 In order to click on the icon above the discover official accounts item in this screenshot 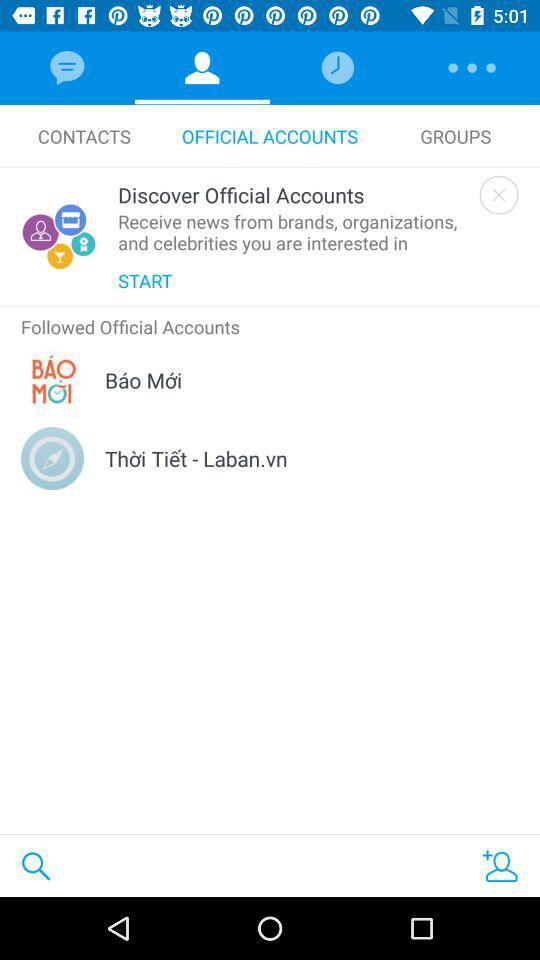, I will do `click(83, 135)`.